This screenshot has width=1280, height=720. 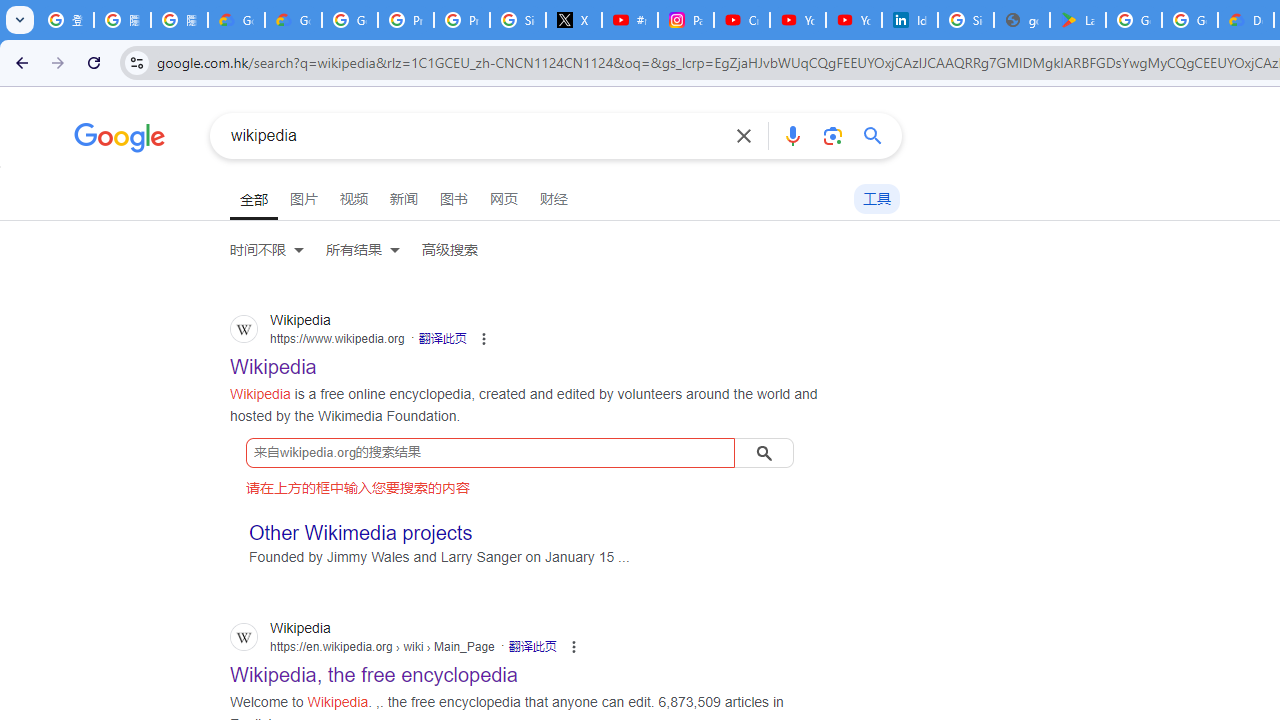 What do you see at coordinates (404, 20) in the screenshot?
I see `'Privacy Help Center - Policies Help'` at bounding box center [404, 20].